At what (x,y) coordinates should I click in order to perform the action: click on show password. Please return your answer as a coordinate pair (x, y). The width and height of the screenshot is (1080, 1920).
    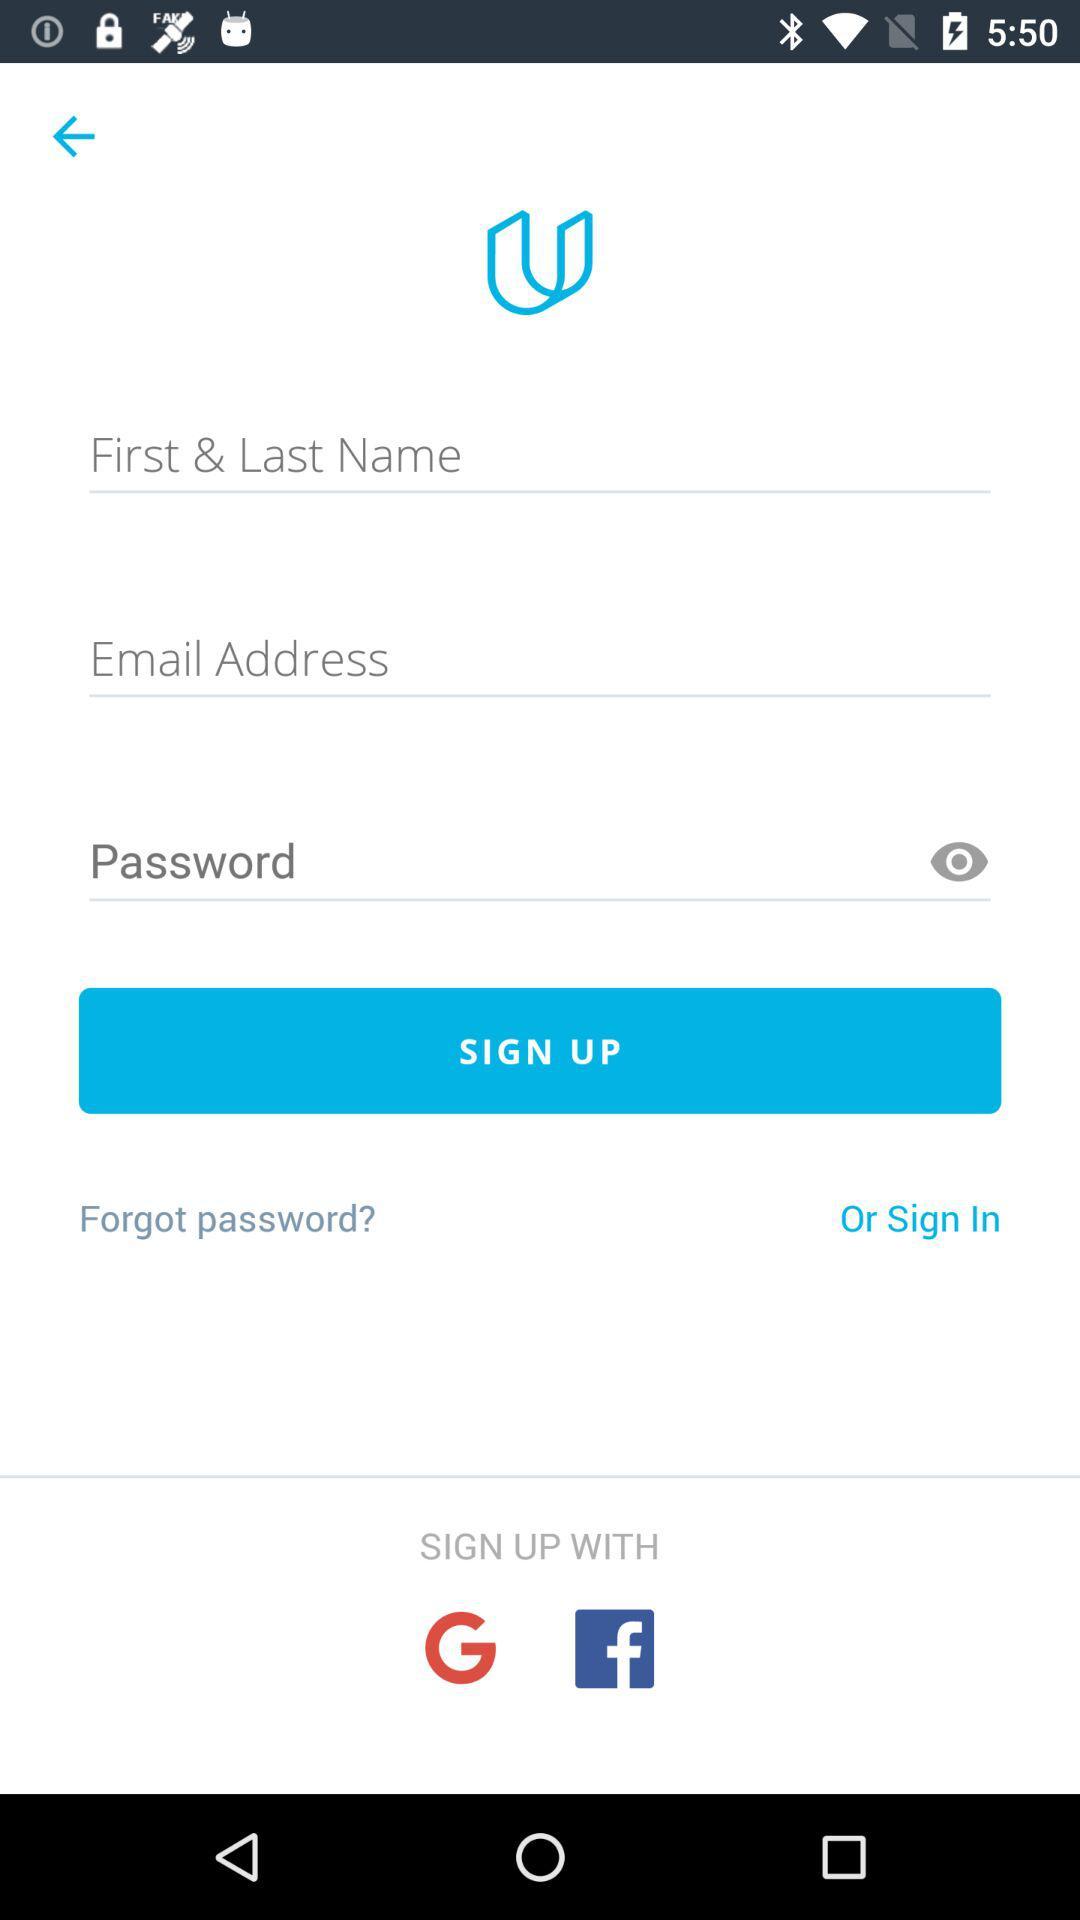
    Looking at the image, I should click on (958, 862).